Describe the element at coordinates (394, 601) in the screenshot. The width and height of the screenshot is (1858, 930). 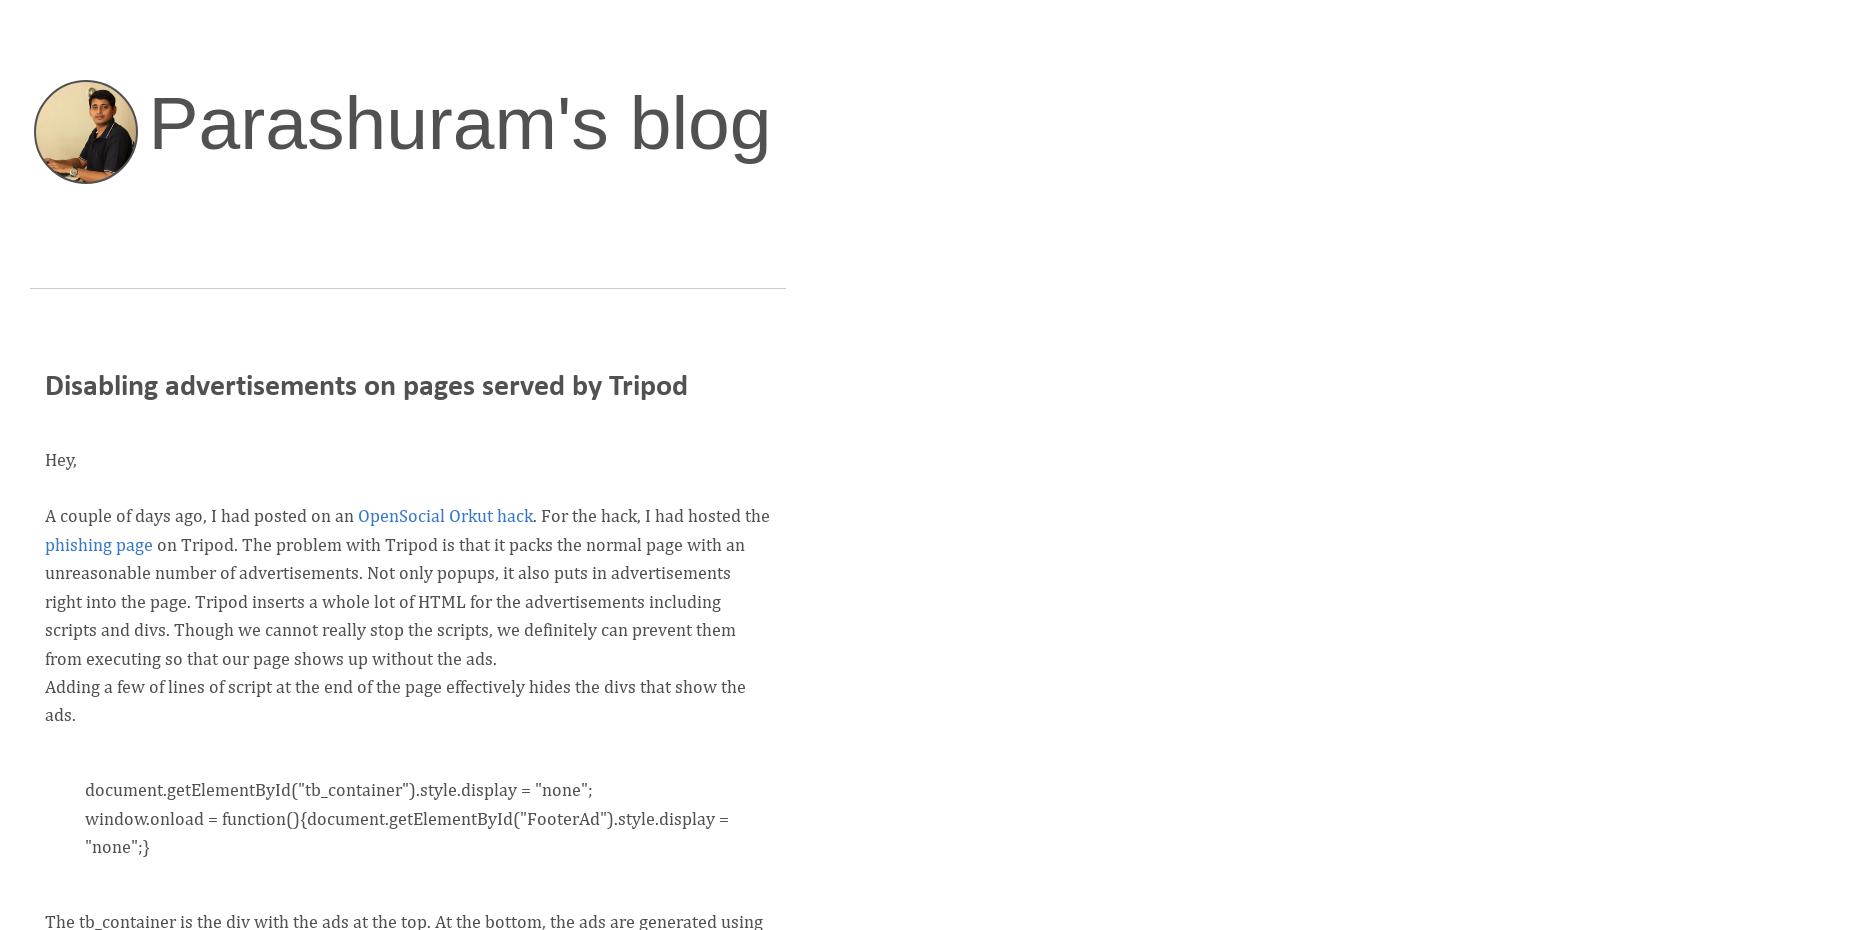
I see `'on Tripod. The problem with Tripod is that it packs the normal page with an unreasonable number of advertisements. Not only popups, it also puts in advertisements right into the page. Tripod inserts a whole lot of HTML for the advertisements including scripts and divs. Though we cannot really stop the scripts, we definitely can prevent them from executing so that our page shows up without the ads.'` at that location.